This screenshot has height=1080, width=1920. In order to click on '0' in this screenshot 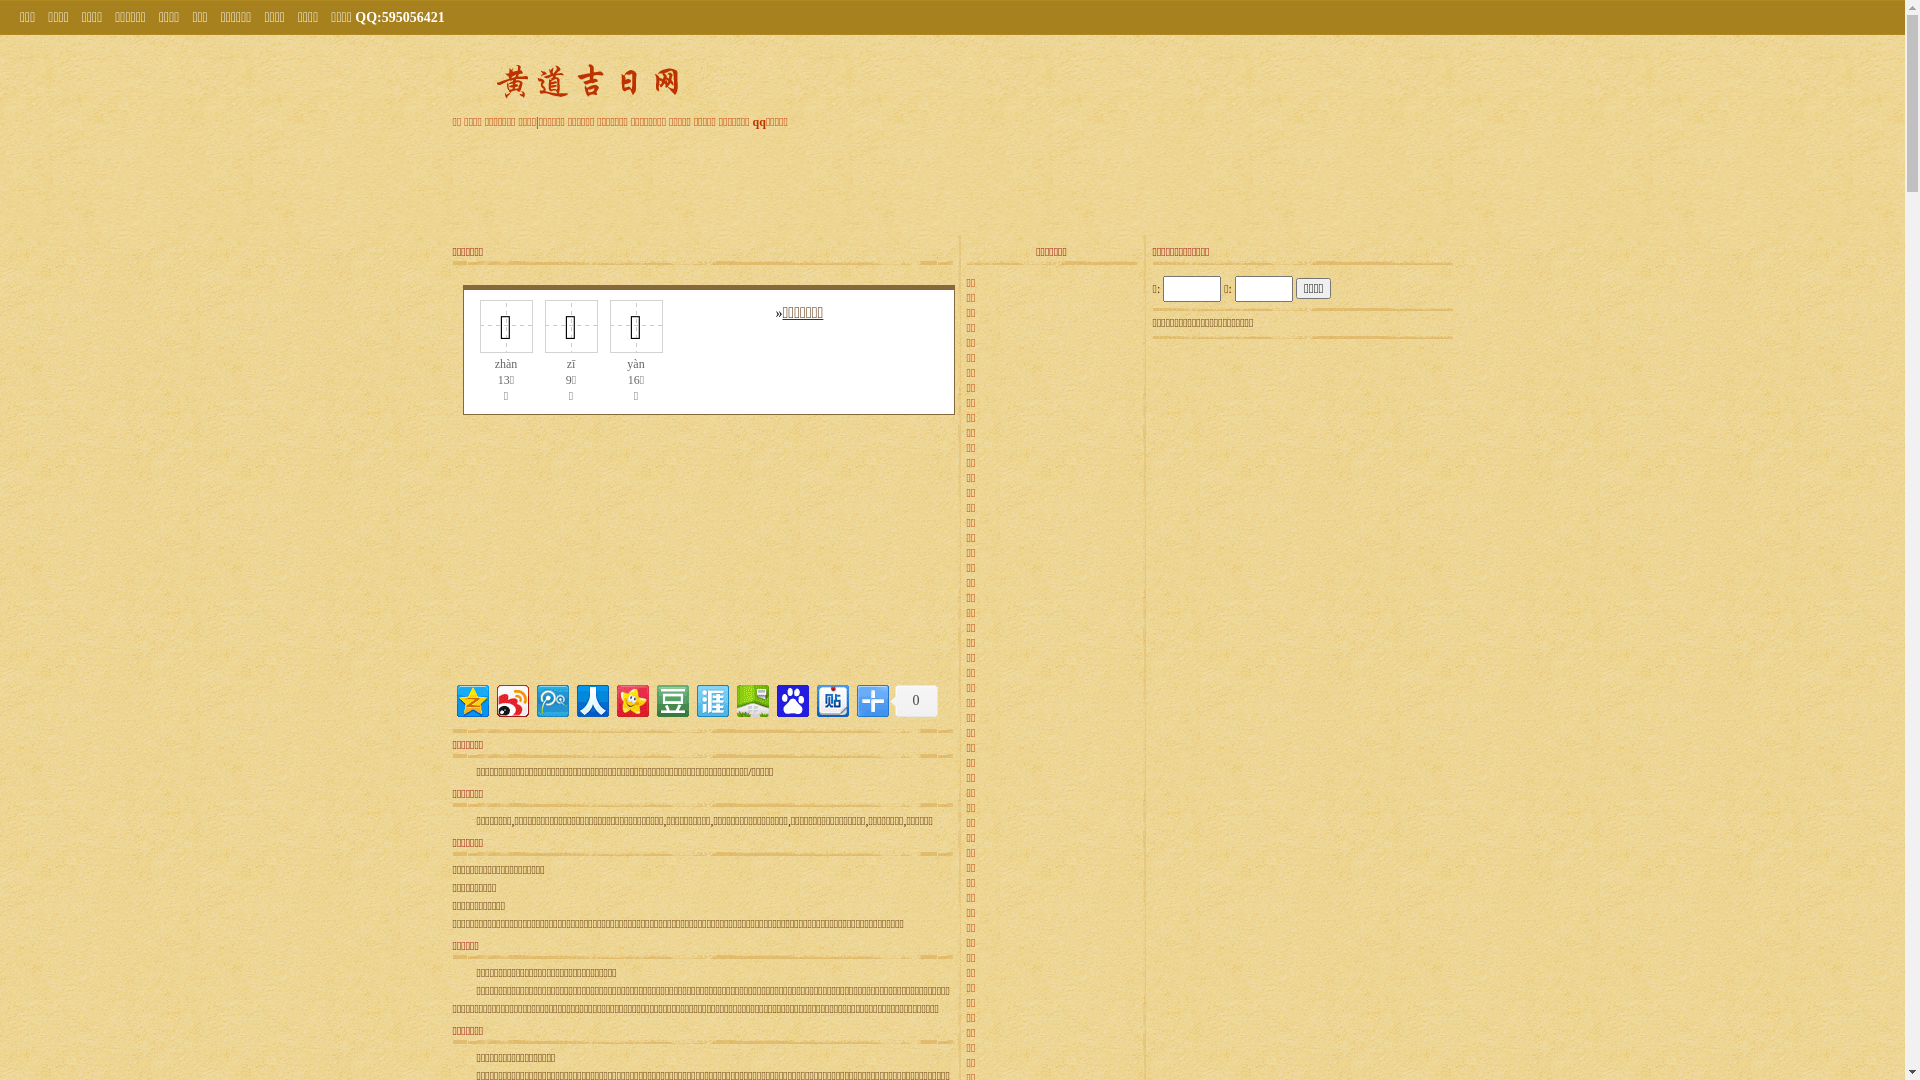, I will do `click(912, 700)`.